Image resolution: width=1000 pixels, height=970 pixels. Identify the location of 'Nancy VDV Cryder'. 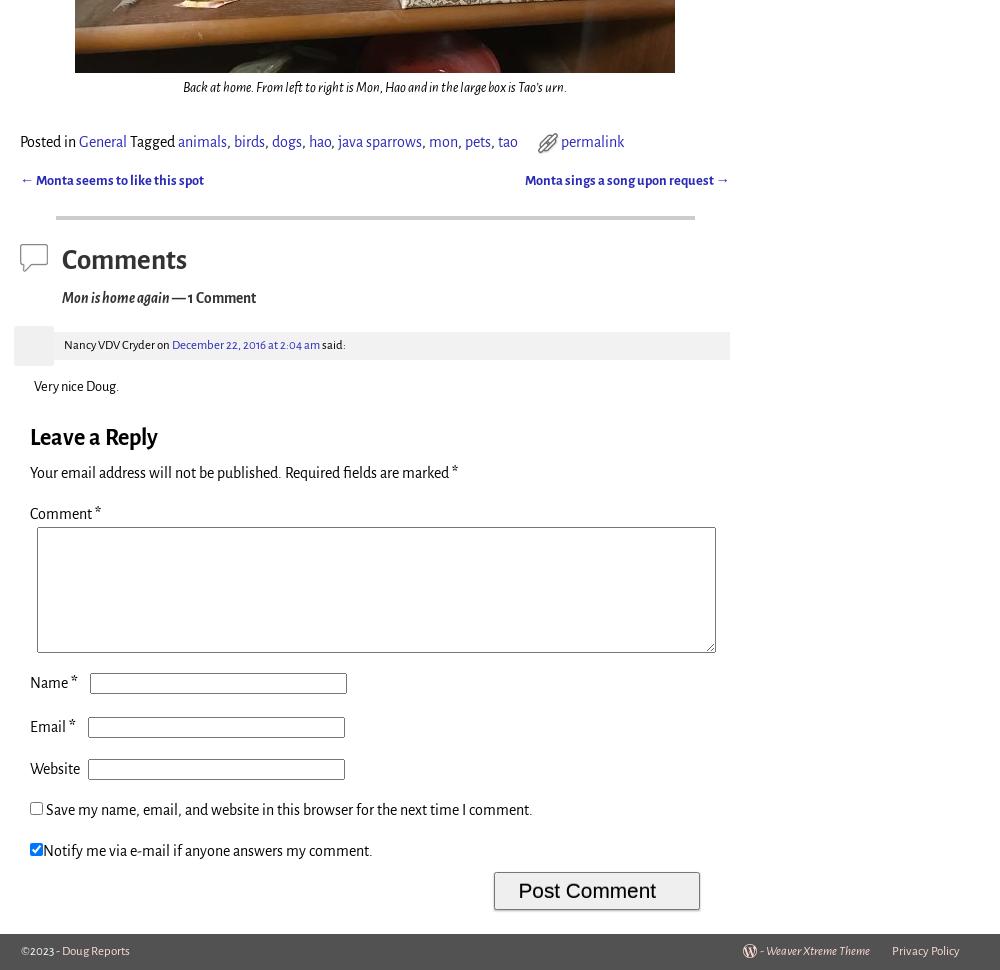
(108, 343).